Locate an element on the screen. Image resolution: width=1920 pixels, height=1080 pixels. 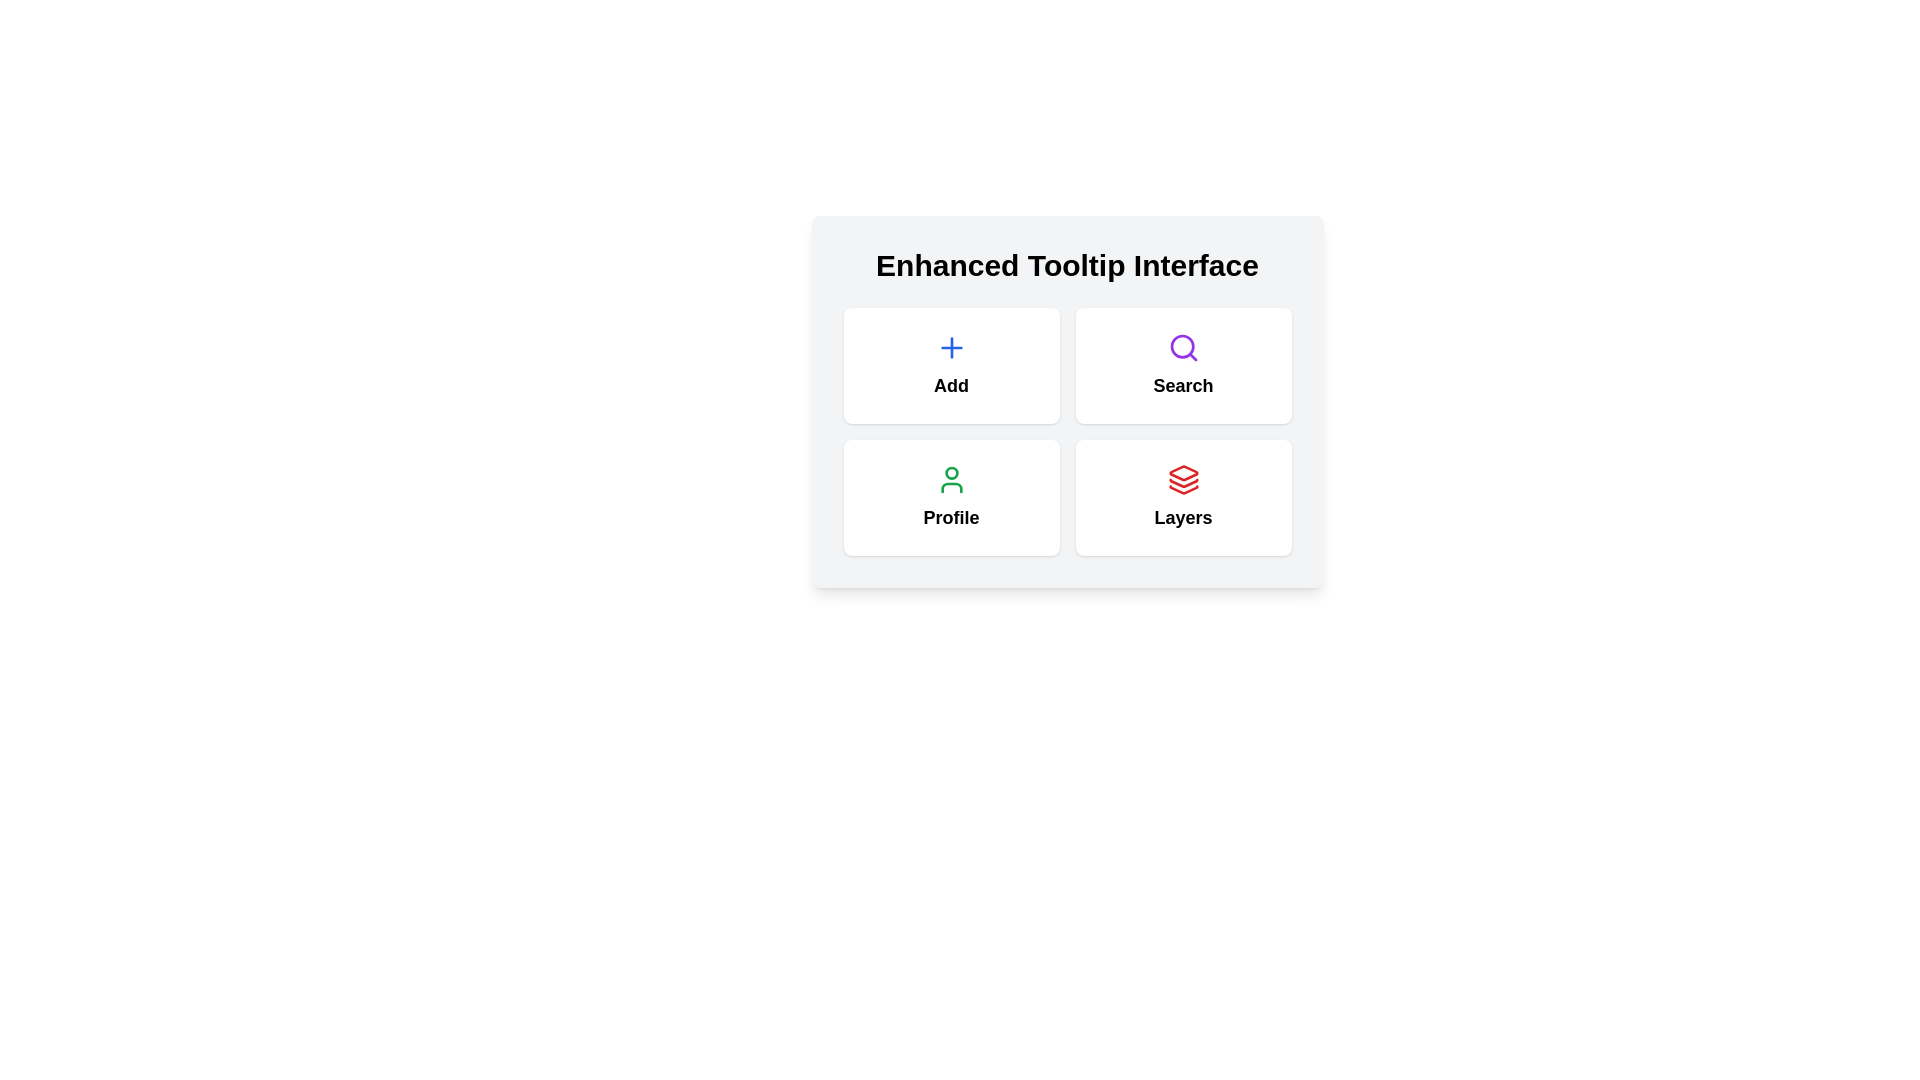
the blue-colored plus icon located in the upper-left box of the grid layout is located at coordinates (950, 346).